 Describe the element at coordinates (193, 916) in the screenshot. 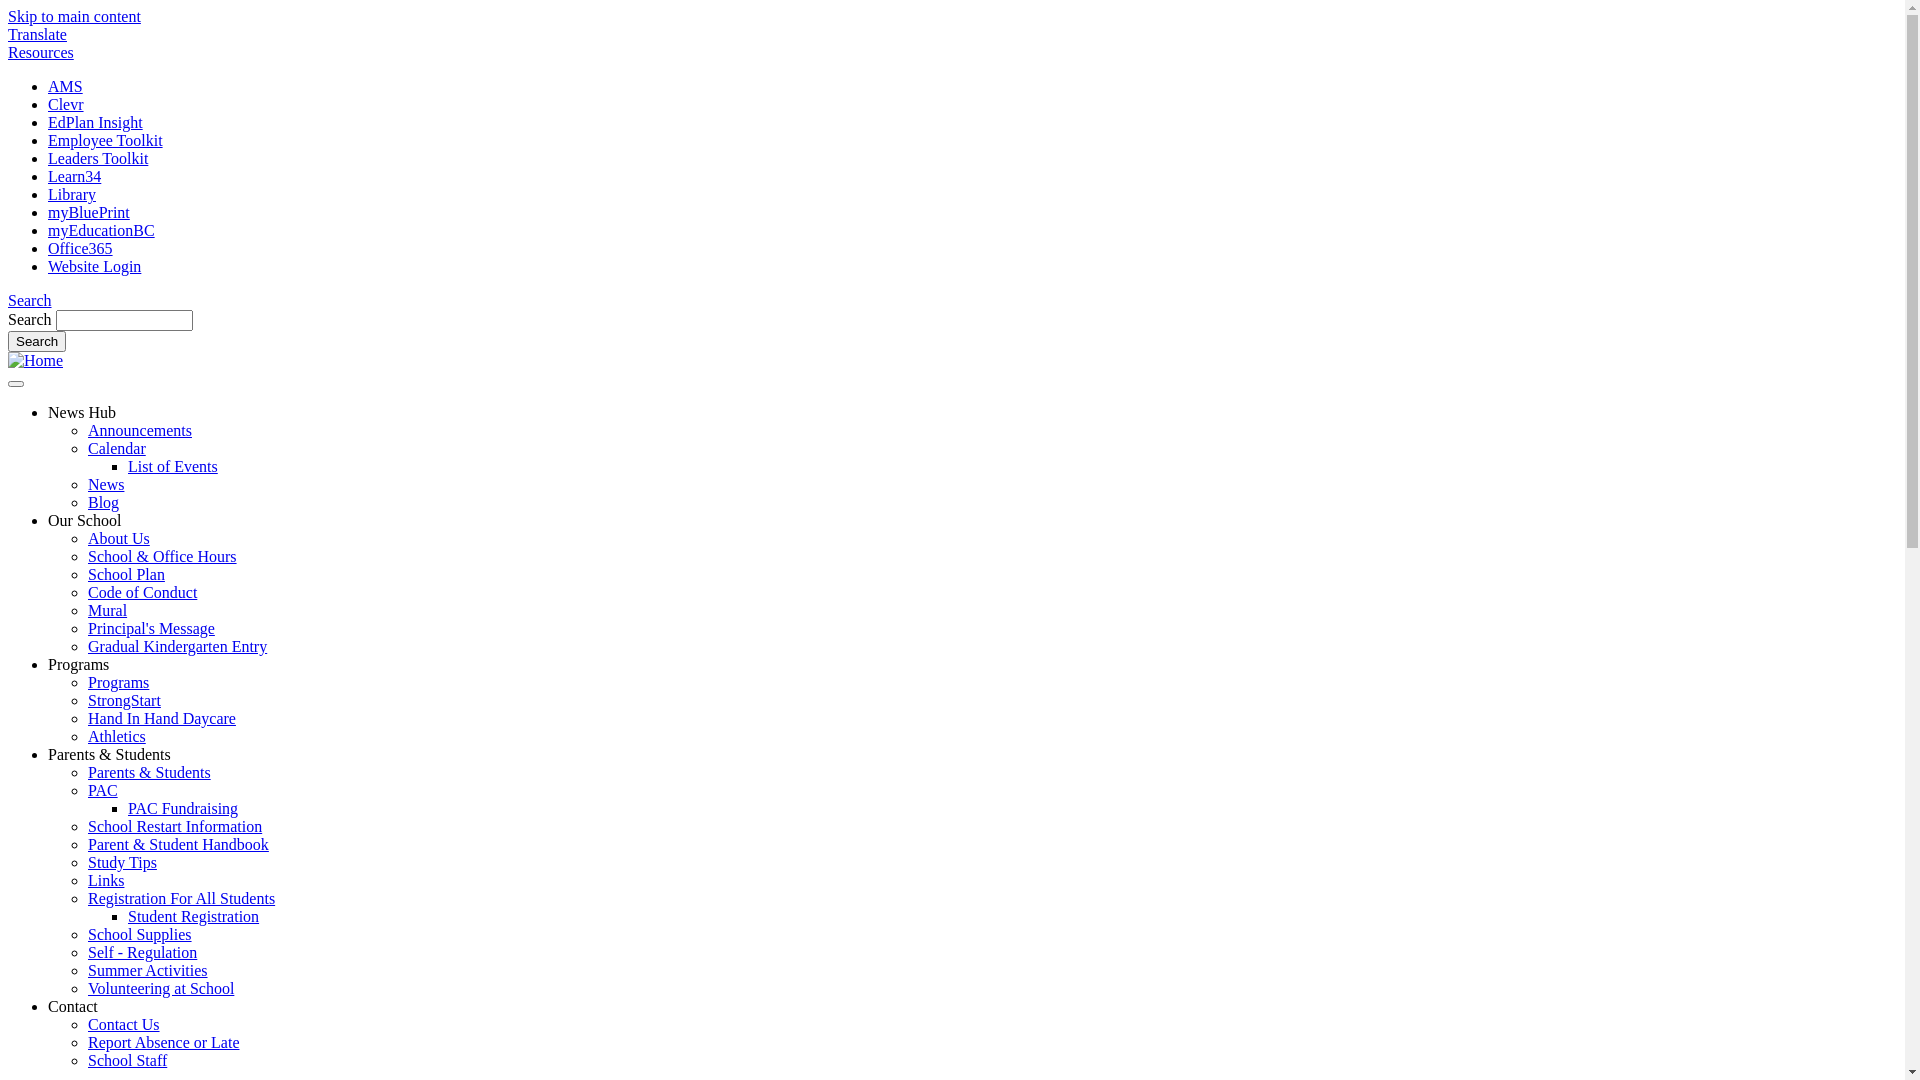

I see `'Student Registration'` at that location.